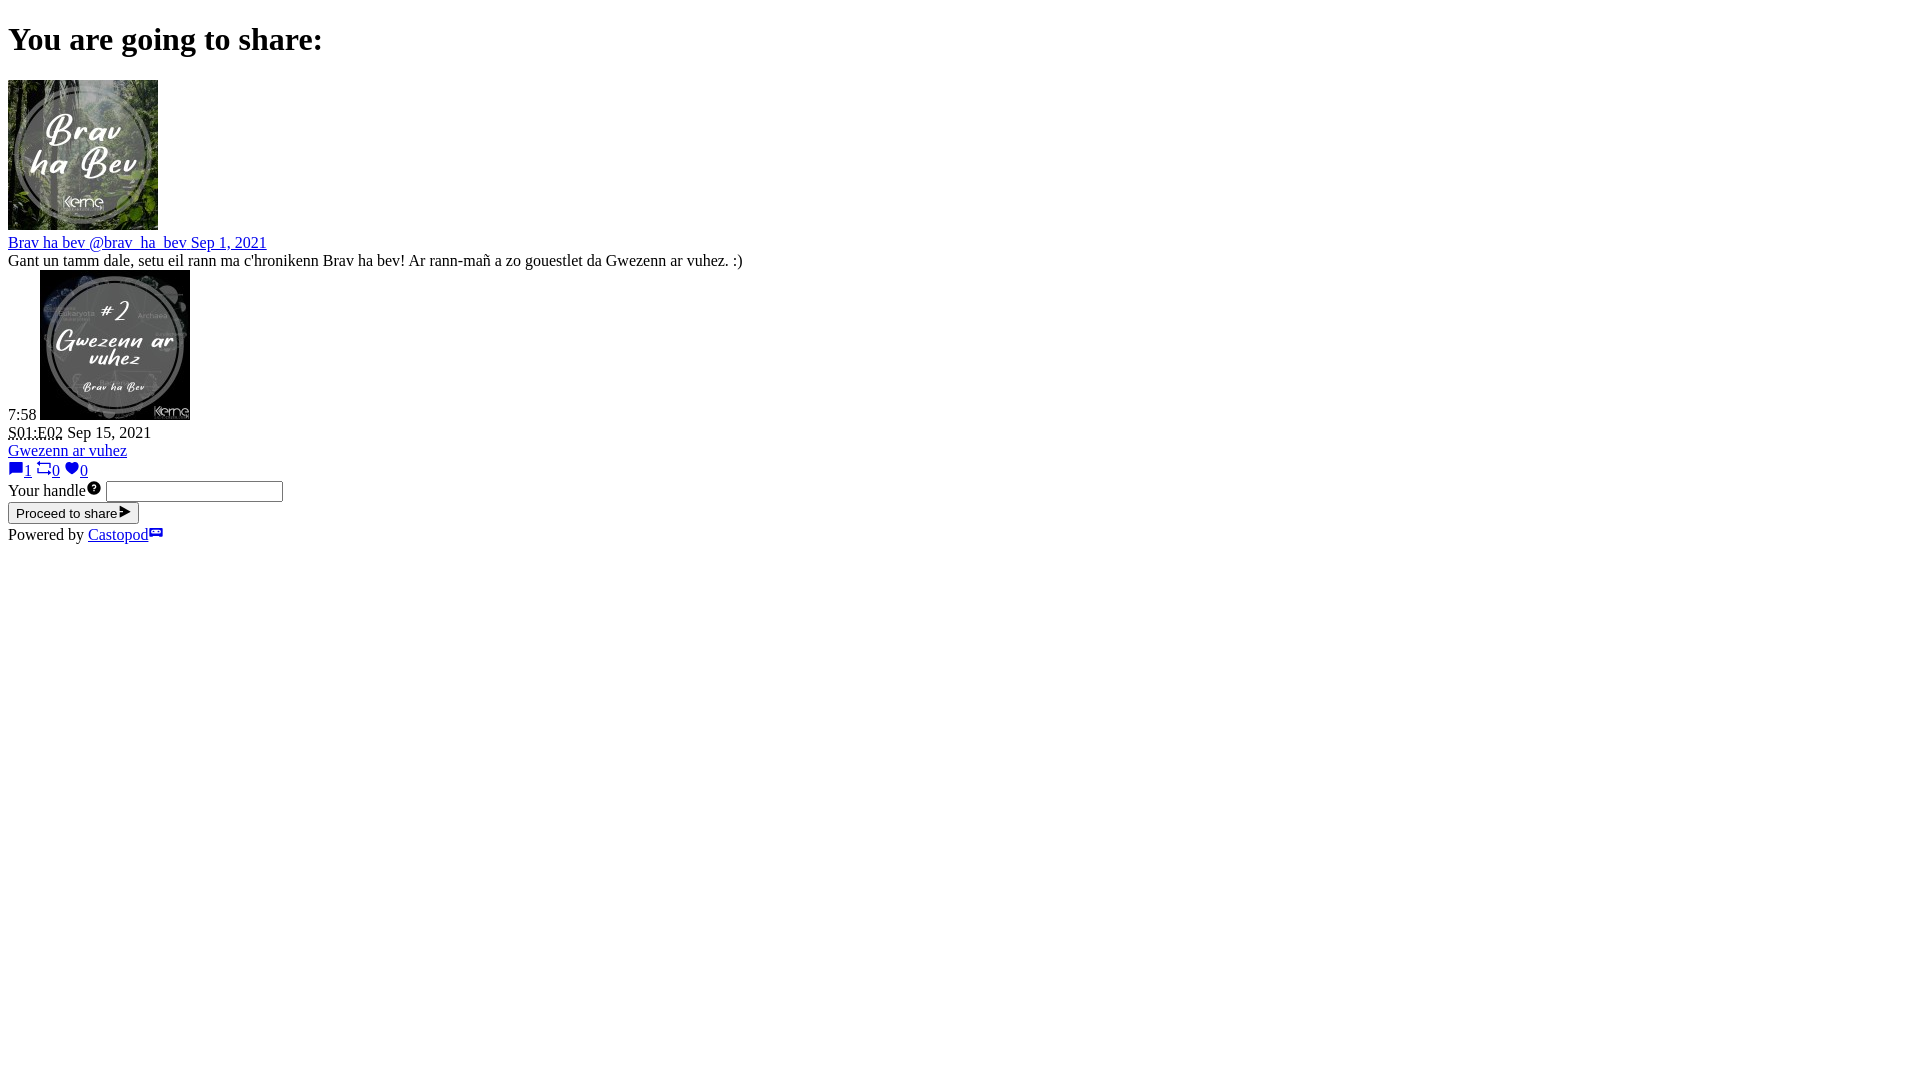 The image size is (1920, 1080). Describe the element at coordinates (76, 470) in the screenshot. I see `'0'` at that location.